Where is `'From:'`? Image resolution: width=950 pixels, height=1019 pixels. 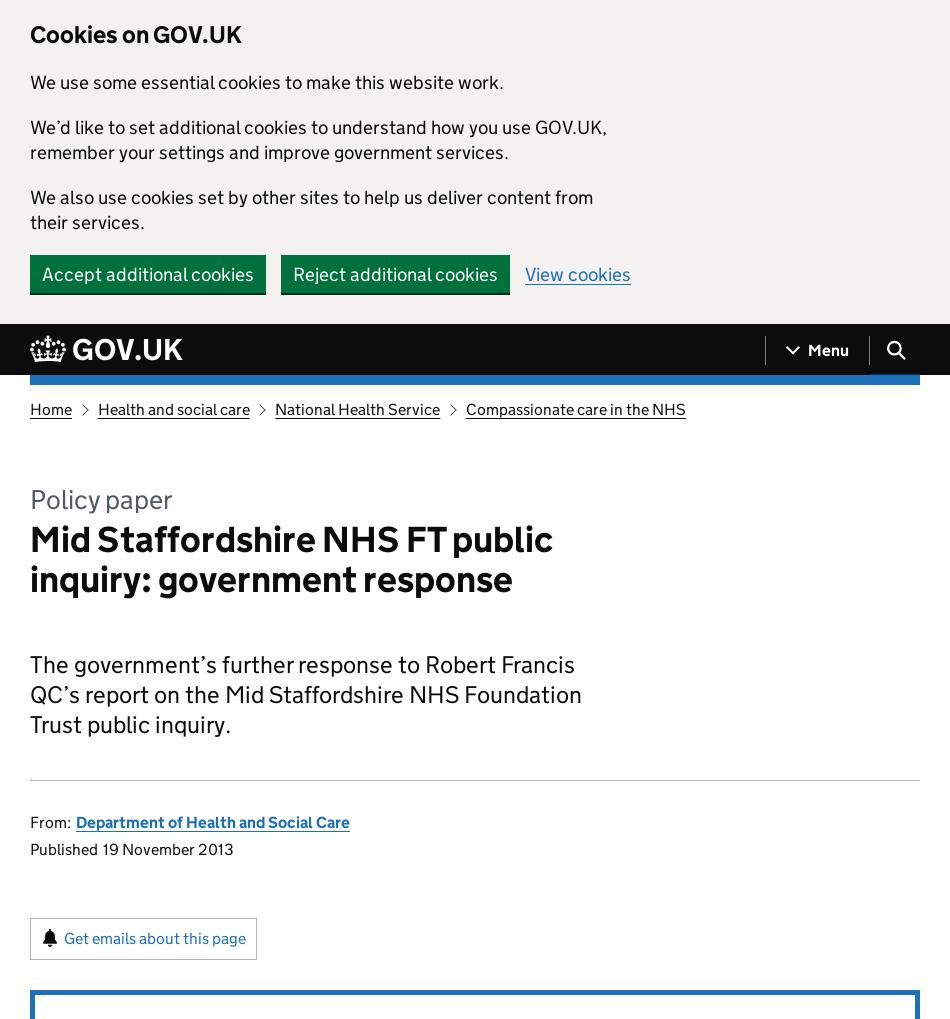
'From:' is located at coordinates (50, 822).